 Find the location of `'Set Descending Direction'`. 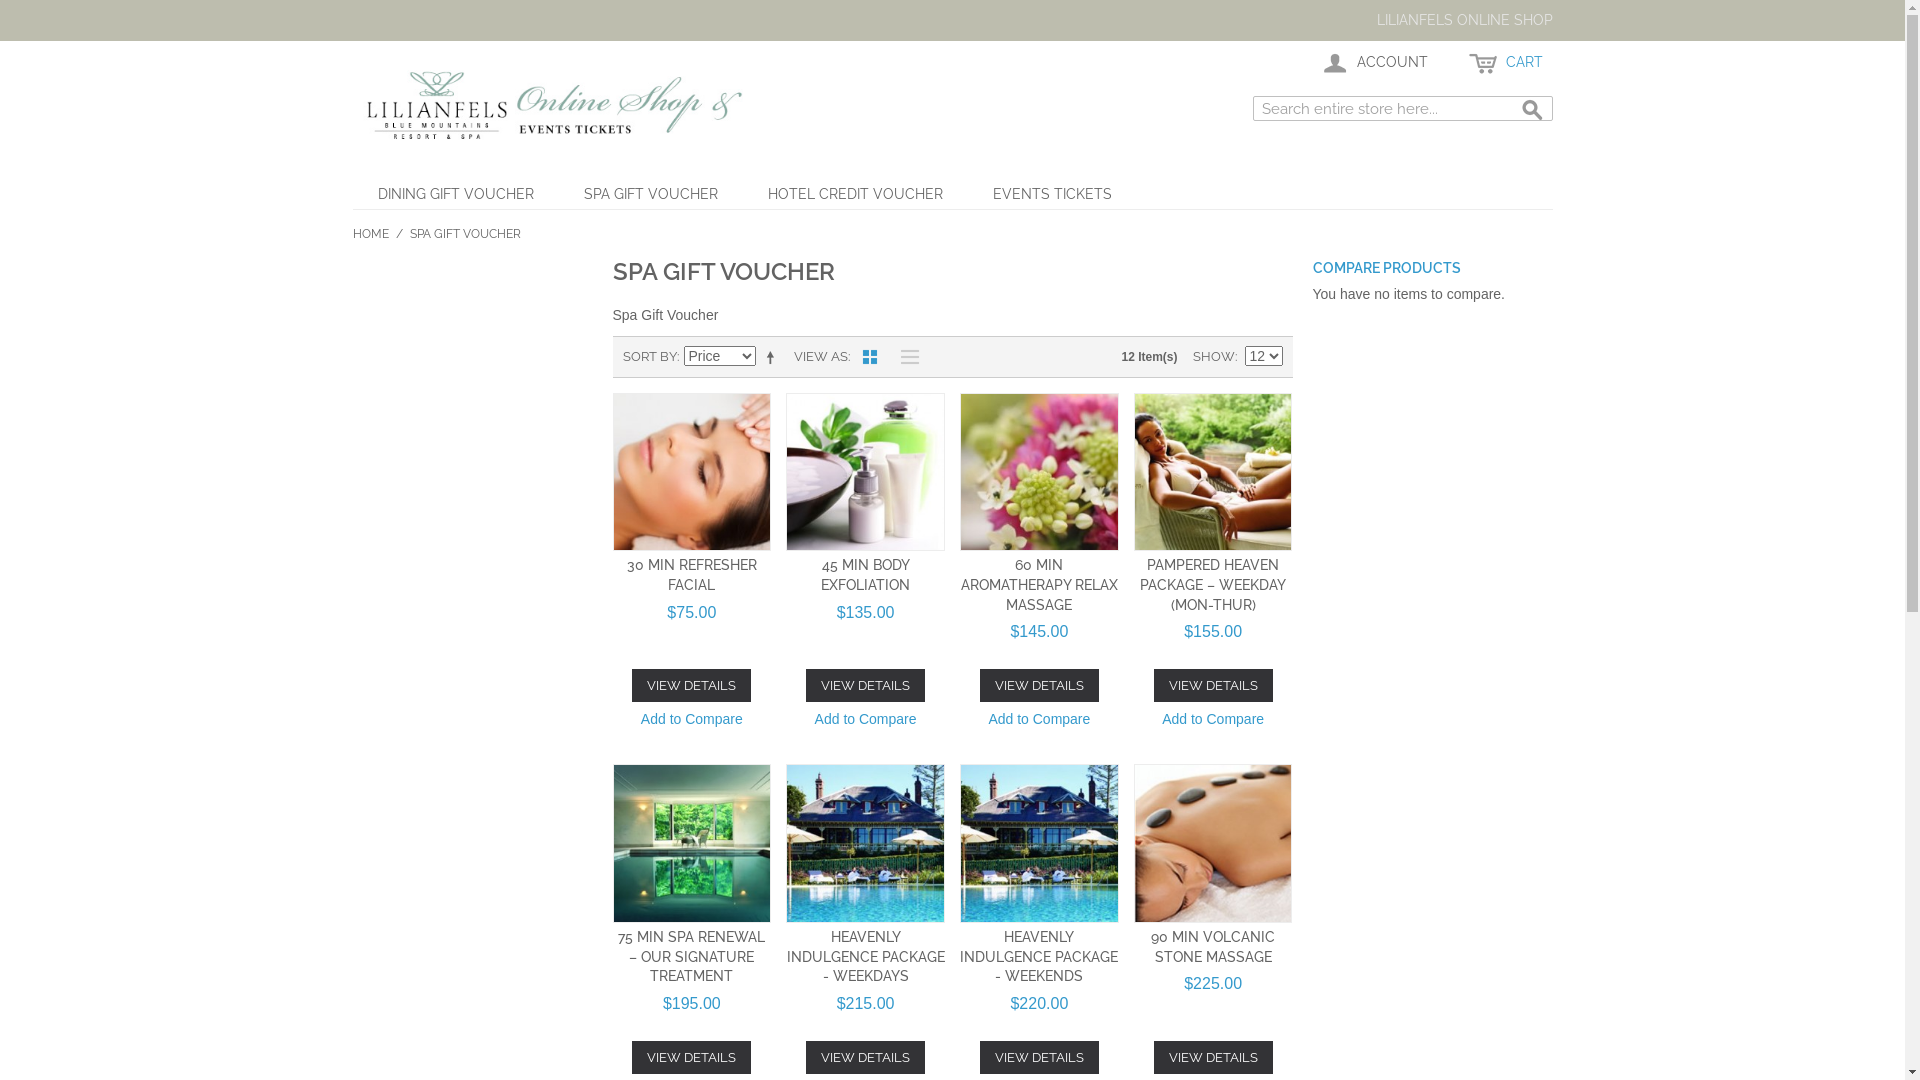

'Set Descending Direction' is located at coordinates (757, 356).